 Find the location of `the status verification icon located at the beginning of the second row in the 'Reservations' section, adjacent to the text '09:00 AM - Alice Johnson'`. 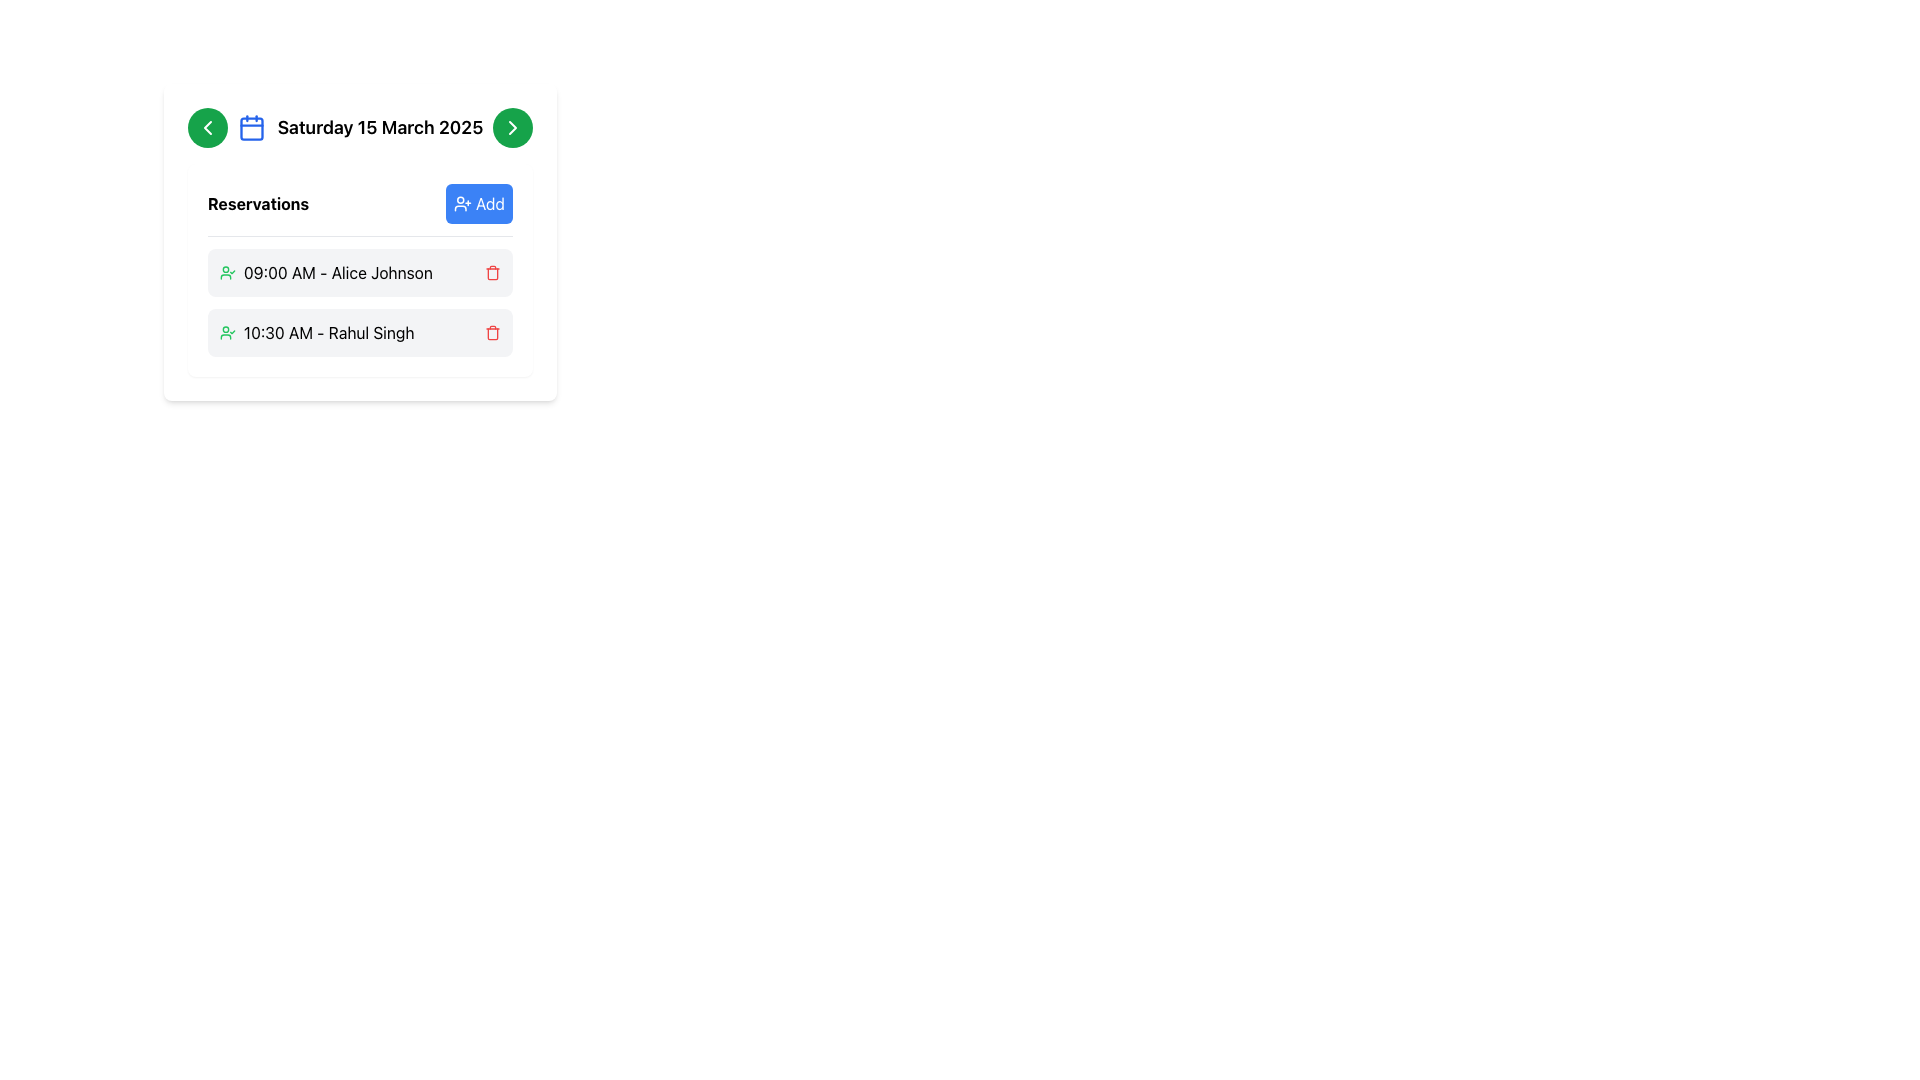

the status verification icon located at the beginning of the second row in the 'Reservations' section, adjacent to the text '09:00 AM - Alice Johnson' is located at coordinates (227, 273).